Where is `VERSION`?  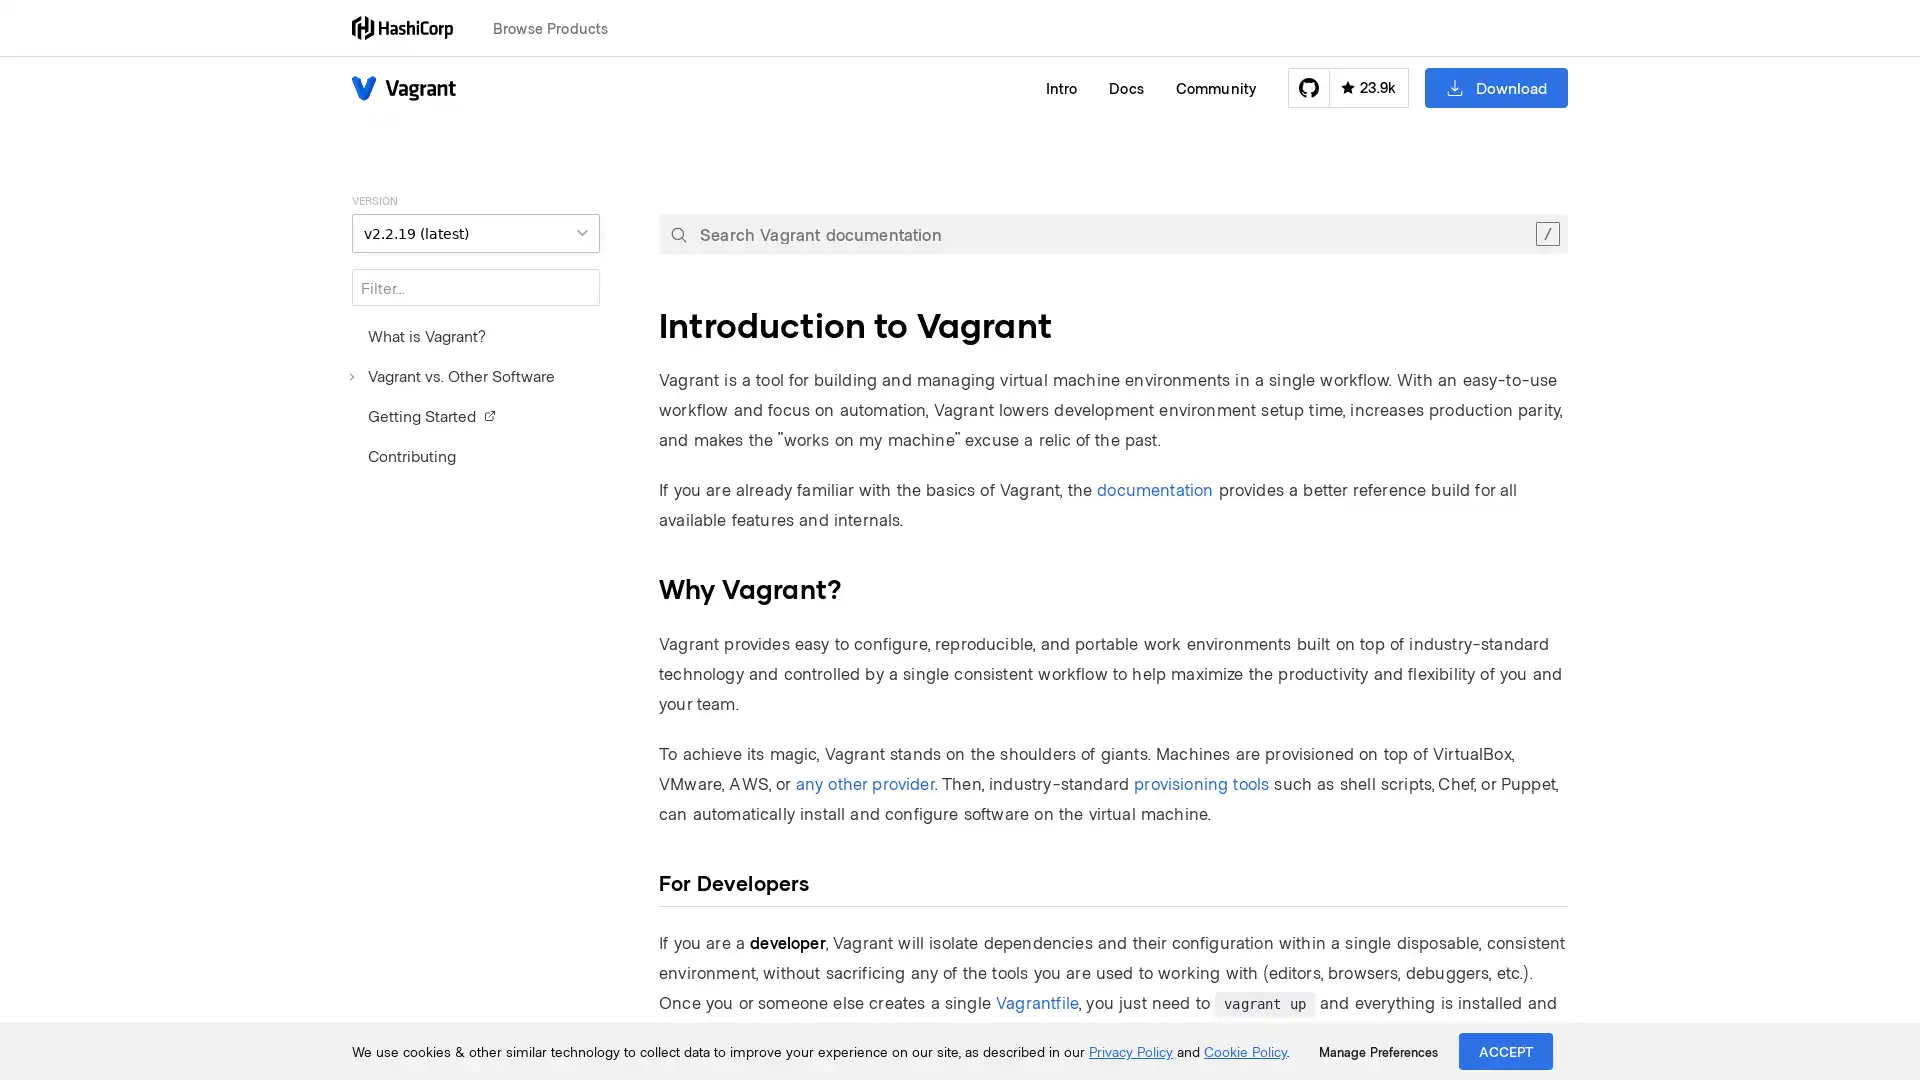
VERSION is located at coordinates (474, 232).